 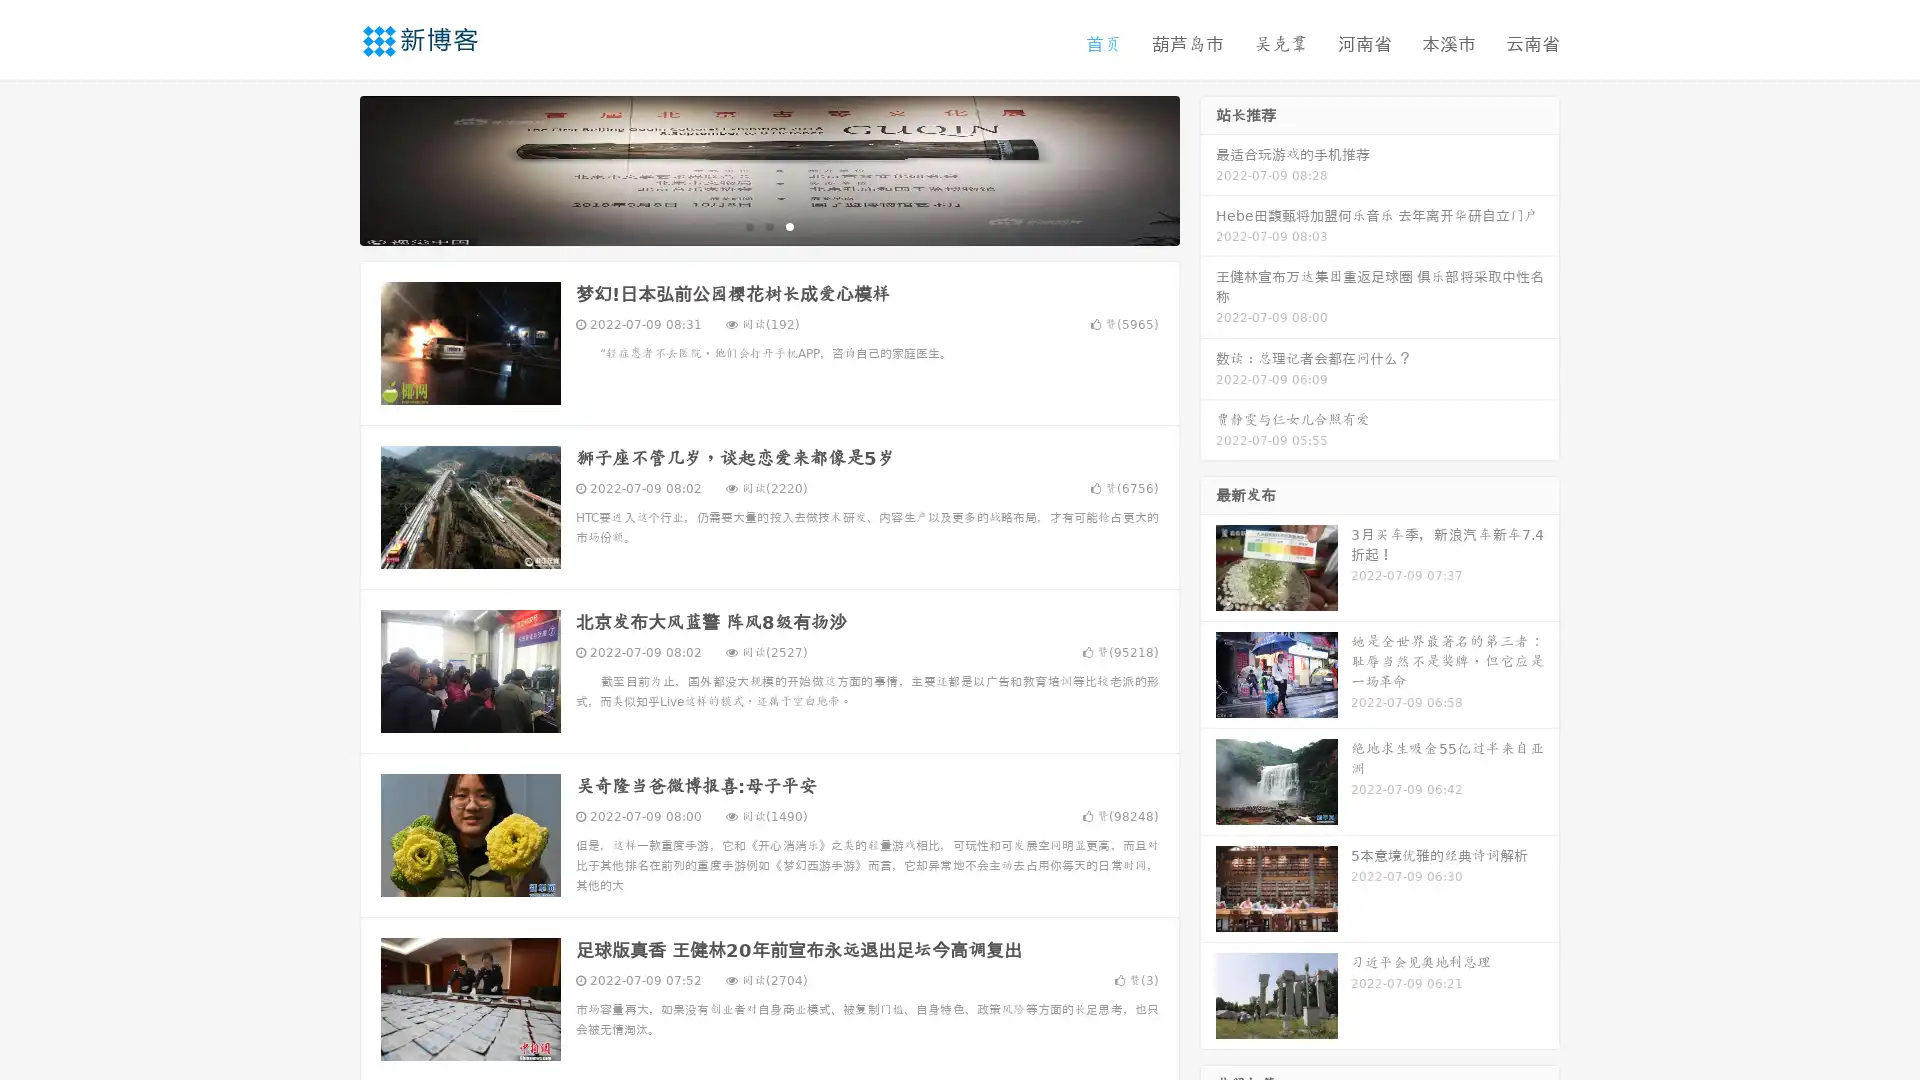 What do you see at coordinates (1208, 168) in the screenshot?
I see `Next slide` at bounding box center [1208, 168].